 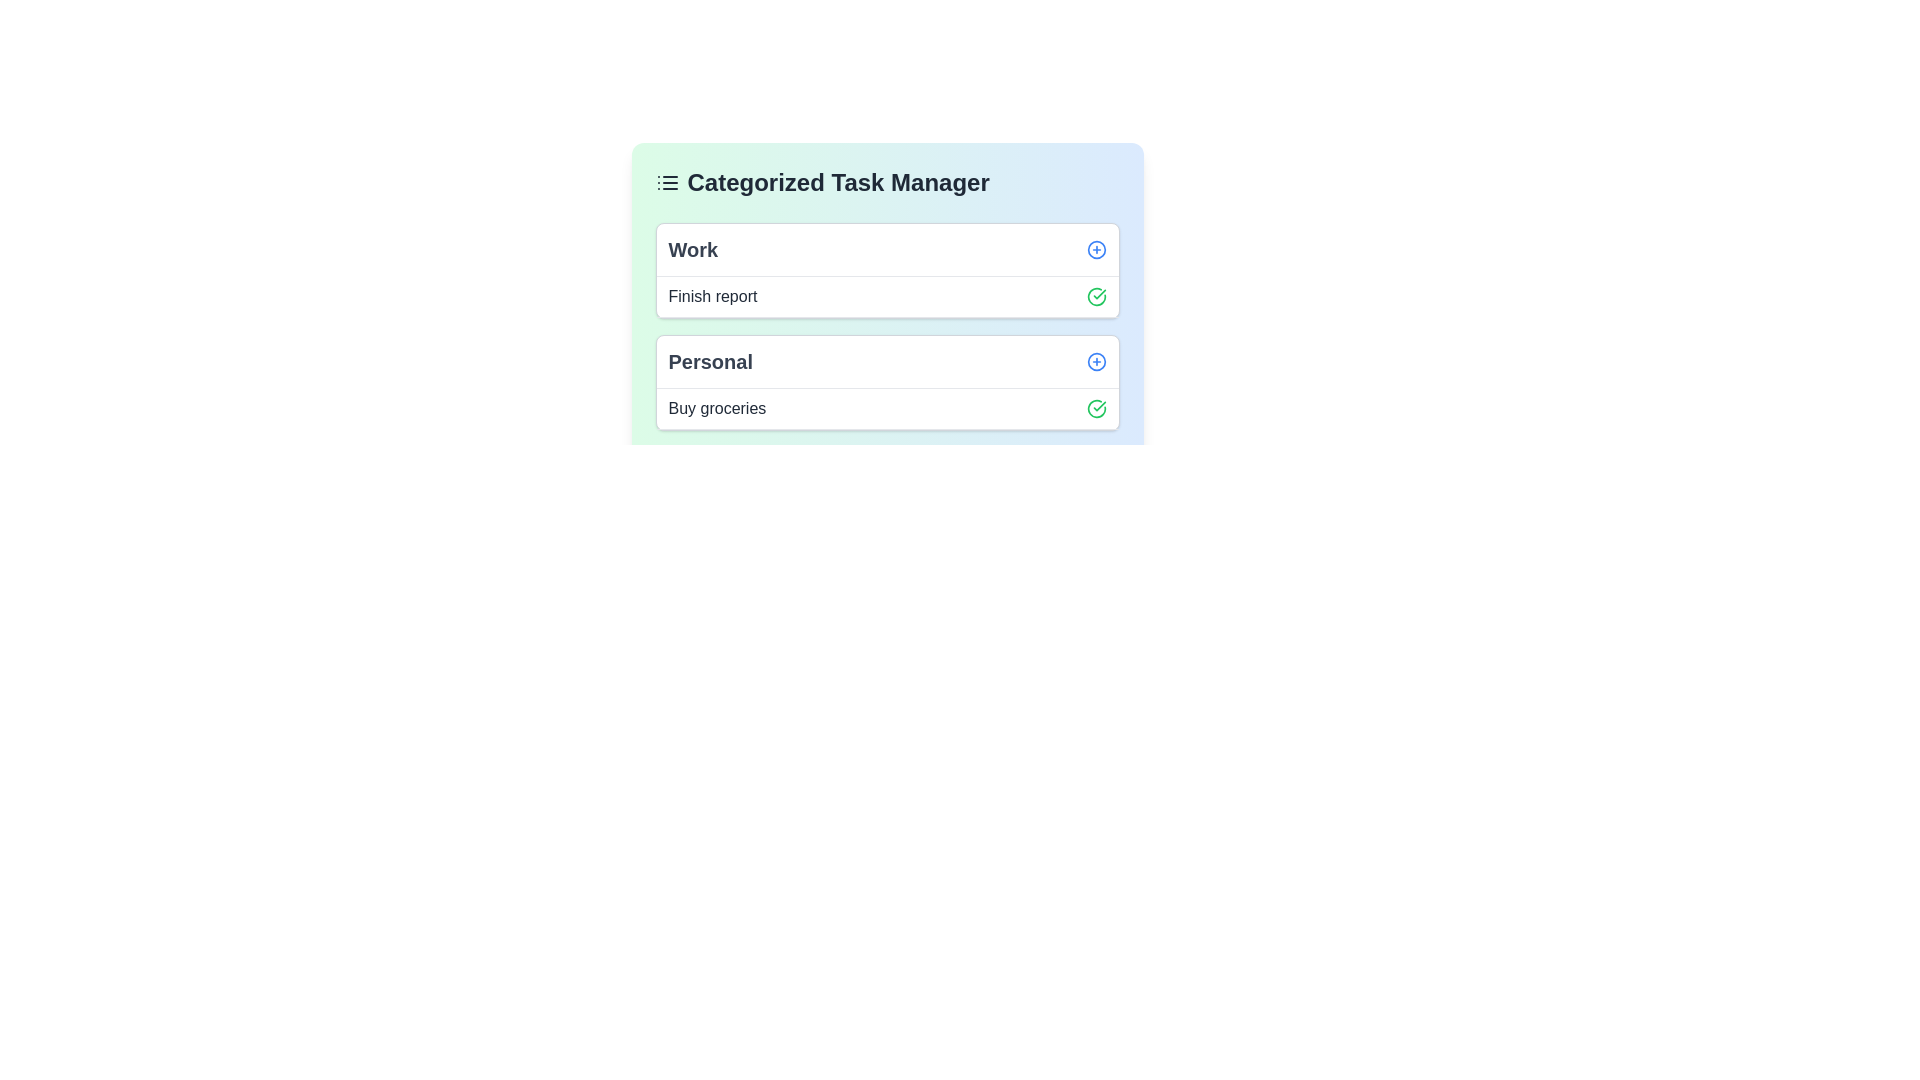 What do you see at coordinates (886, 182) in the screenshot?
I see `the title 'Categorized Task Manager'` at bounding box center [886, 182].